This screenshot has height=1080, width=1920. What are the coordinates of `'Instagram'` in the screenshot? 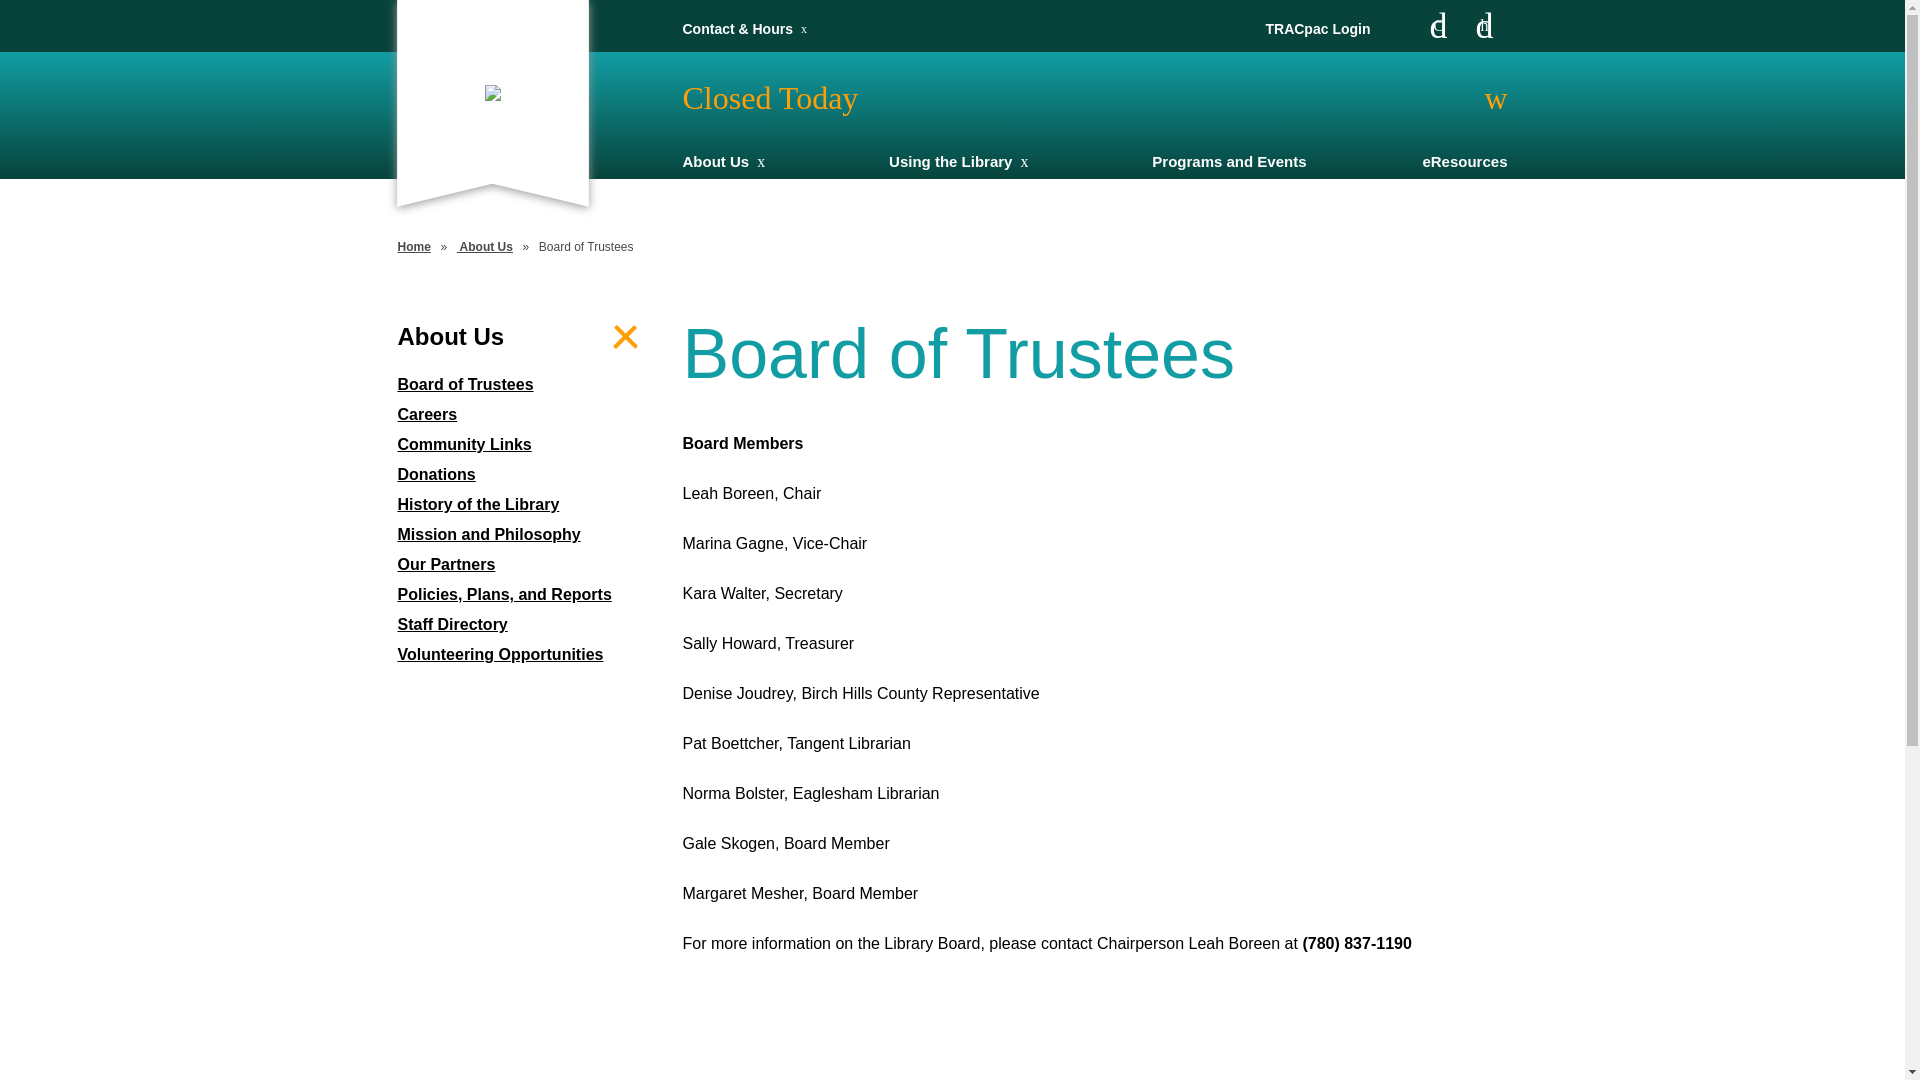 It's located at (1465, 26).